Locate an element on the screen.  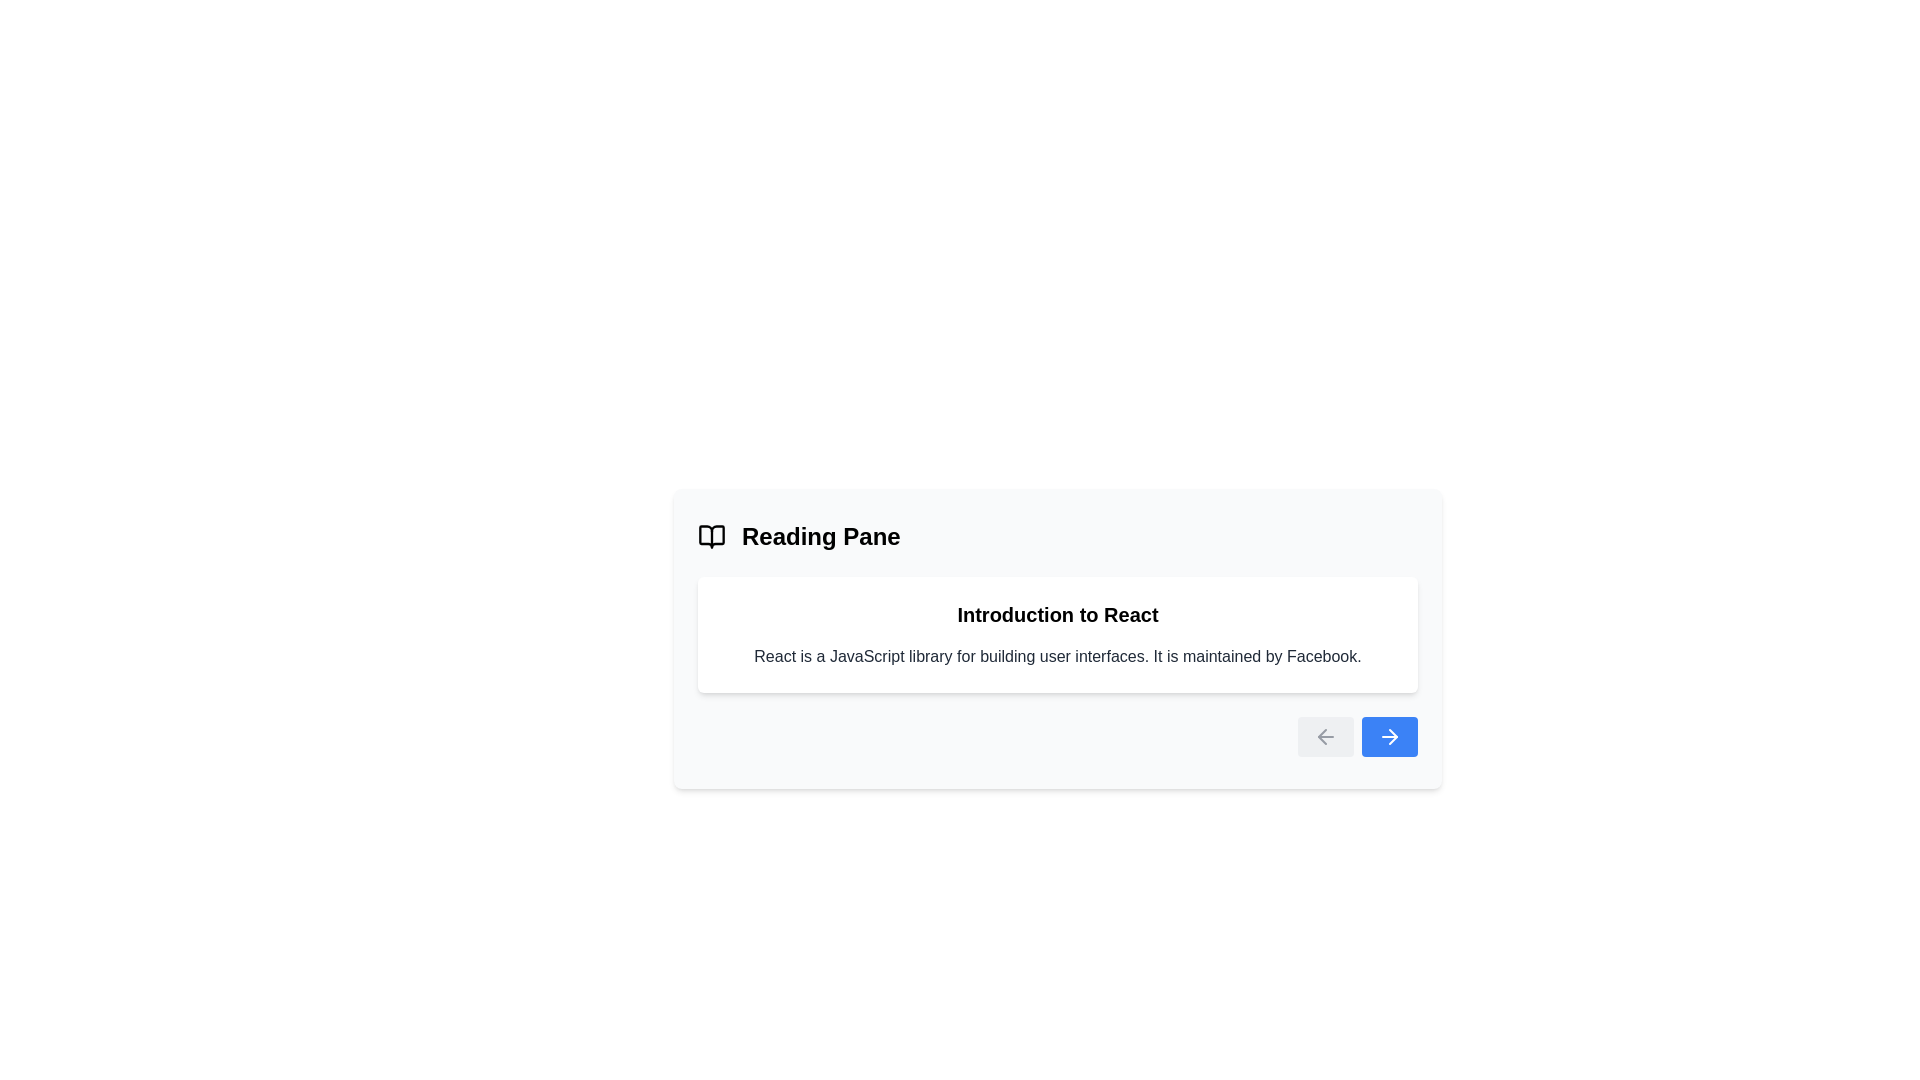
the reading icon located at the top-left section of the interface, adjacent to the title 'Reading Pane' is located at coordinates (711, 535).